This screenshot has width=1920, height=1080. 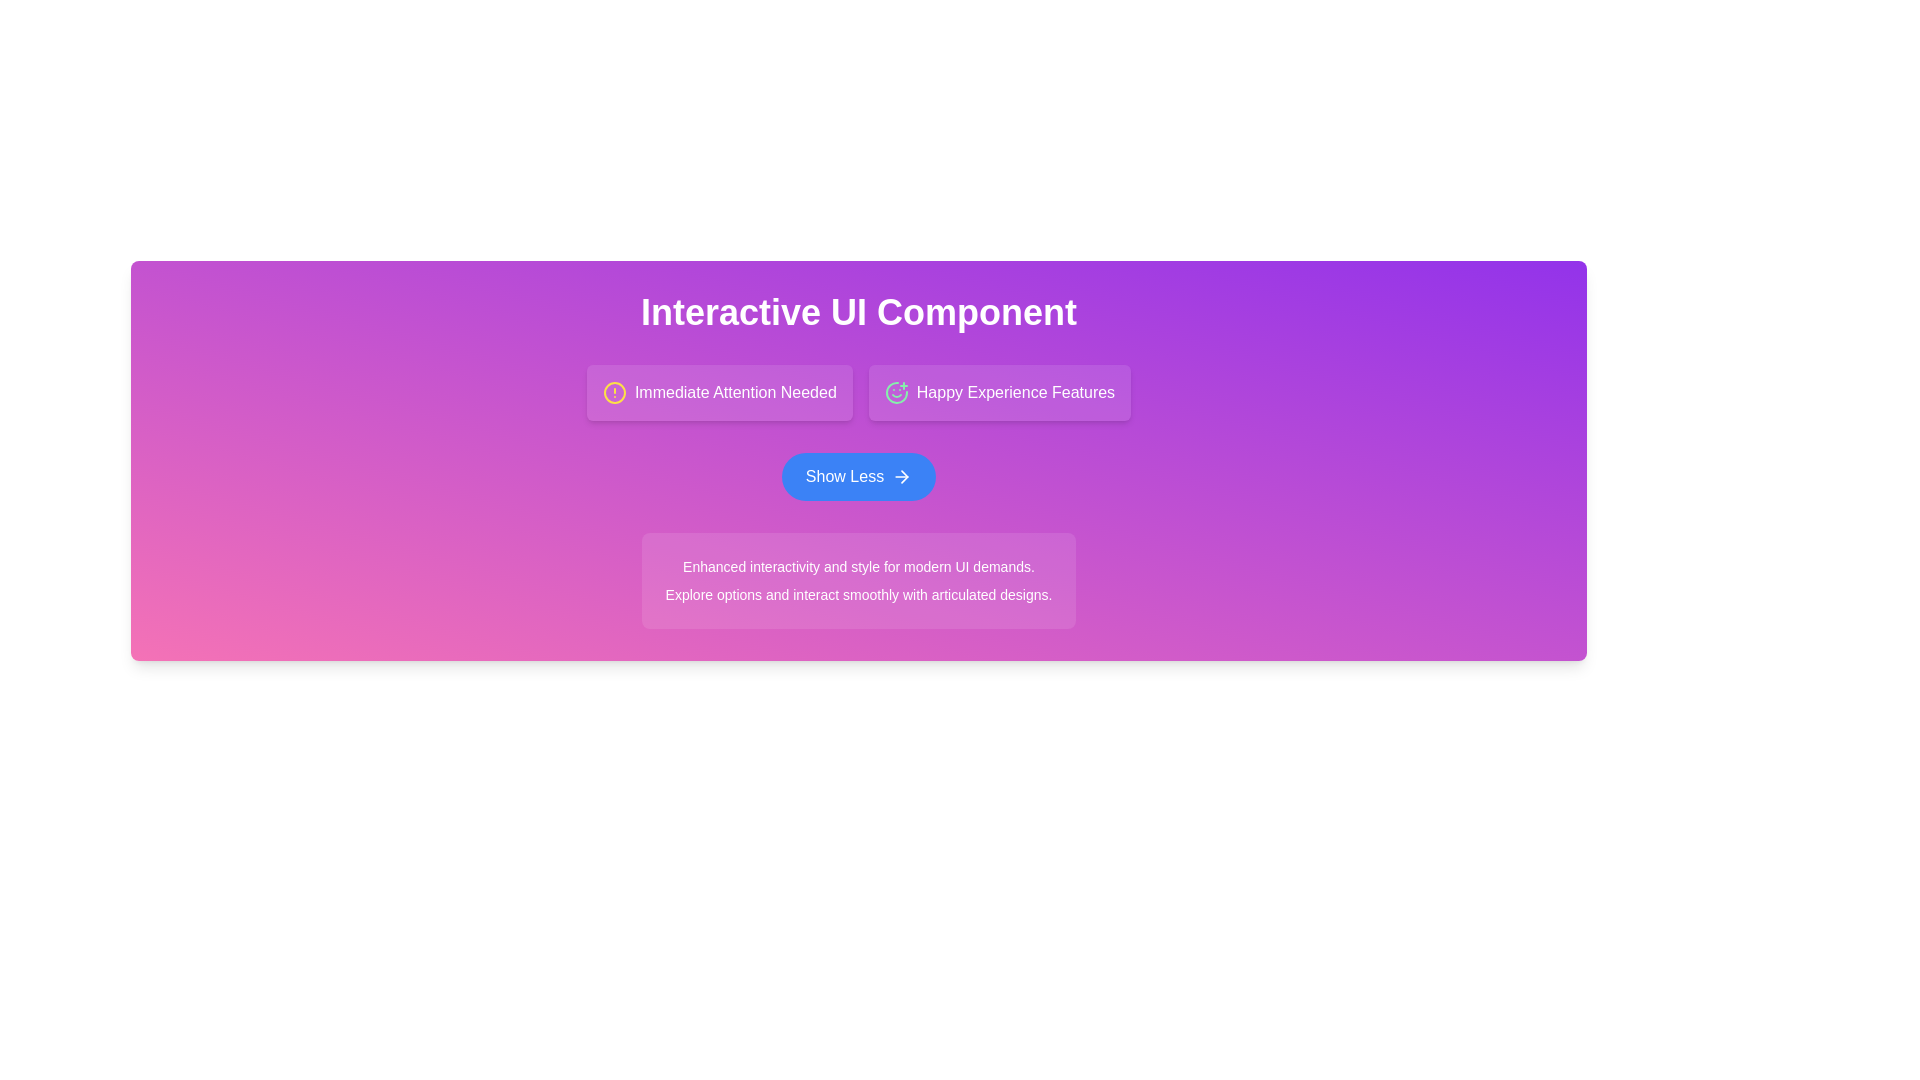 I want to click on the 'Show Less' button with a blue background and white text to observe interactivity effects, so click(x=859, y=477).